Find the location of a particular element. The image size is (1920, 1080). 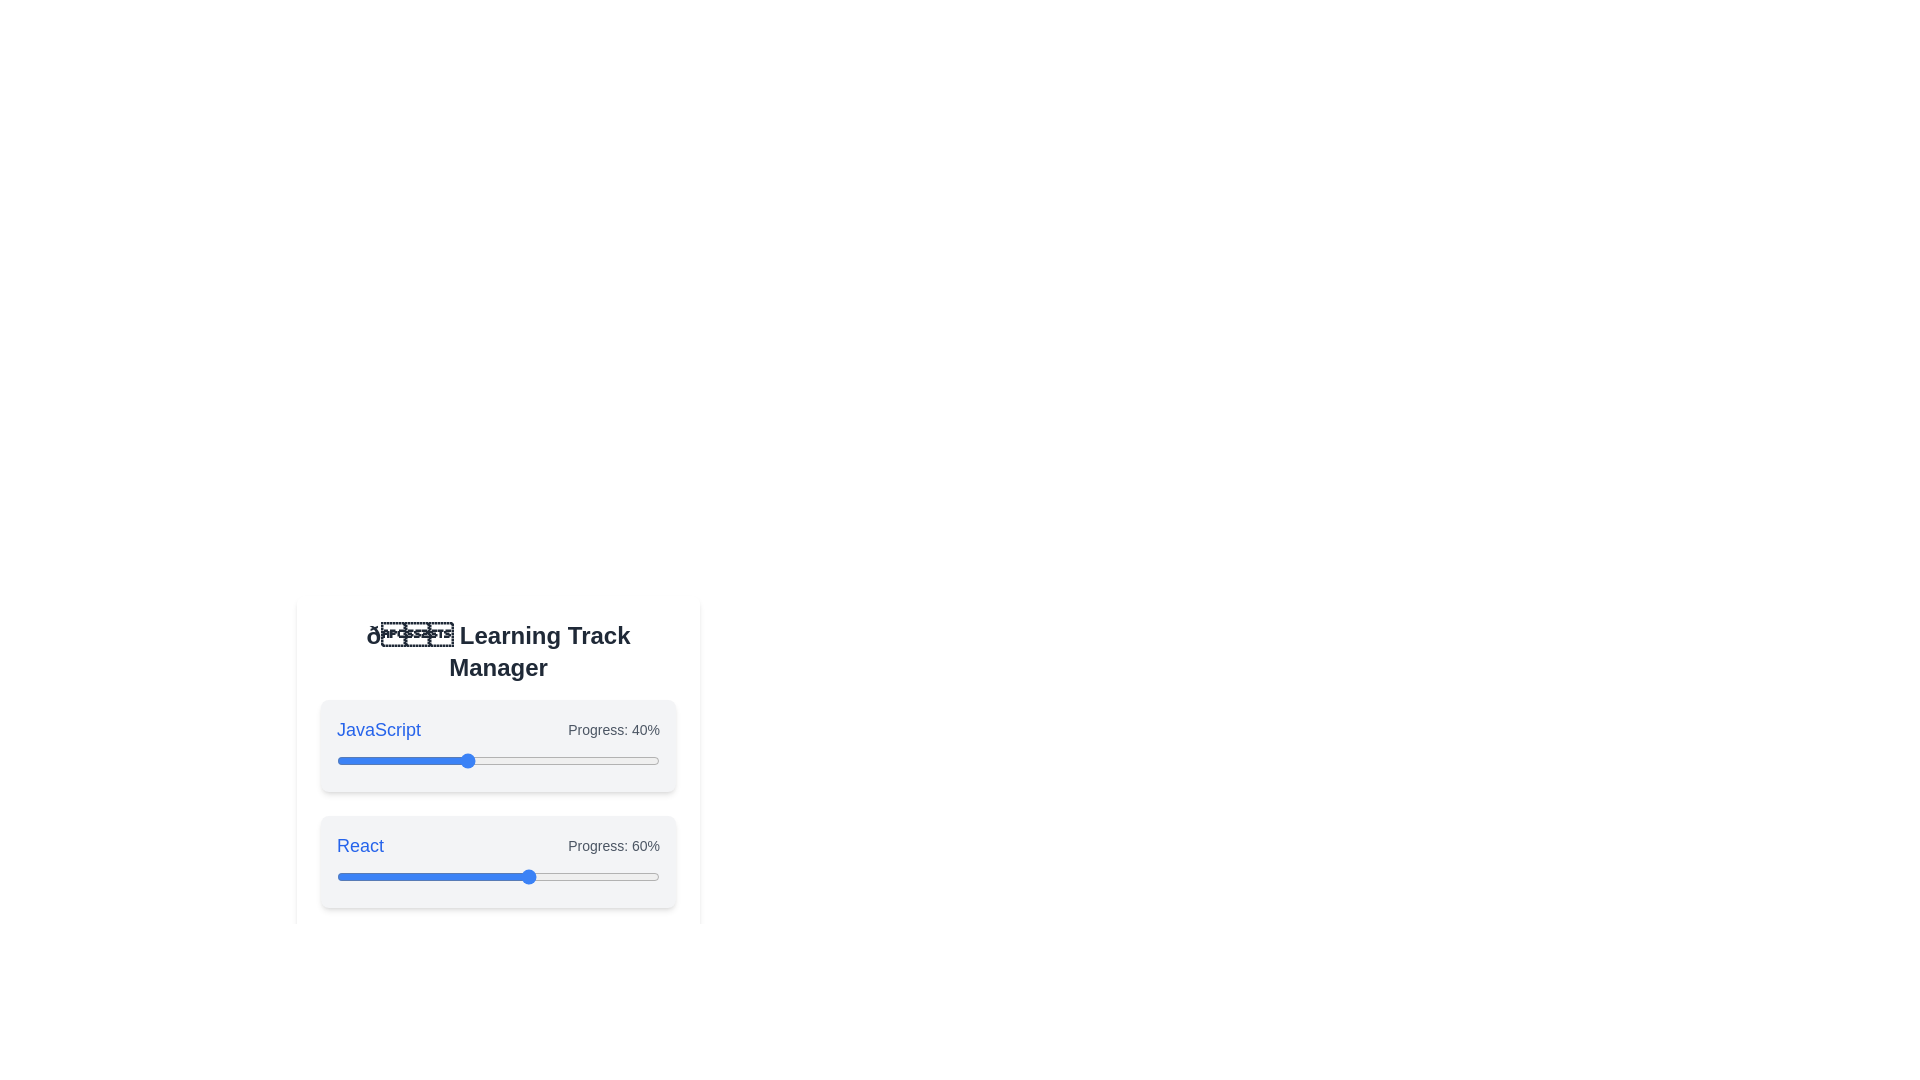

the text label displaying 'Progress: 40%' which is styled in gray and positioned to the right of 'JavaScript' is located at coordinates (613, 729).